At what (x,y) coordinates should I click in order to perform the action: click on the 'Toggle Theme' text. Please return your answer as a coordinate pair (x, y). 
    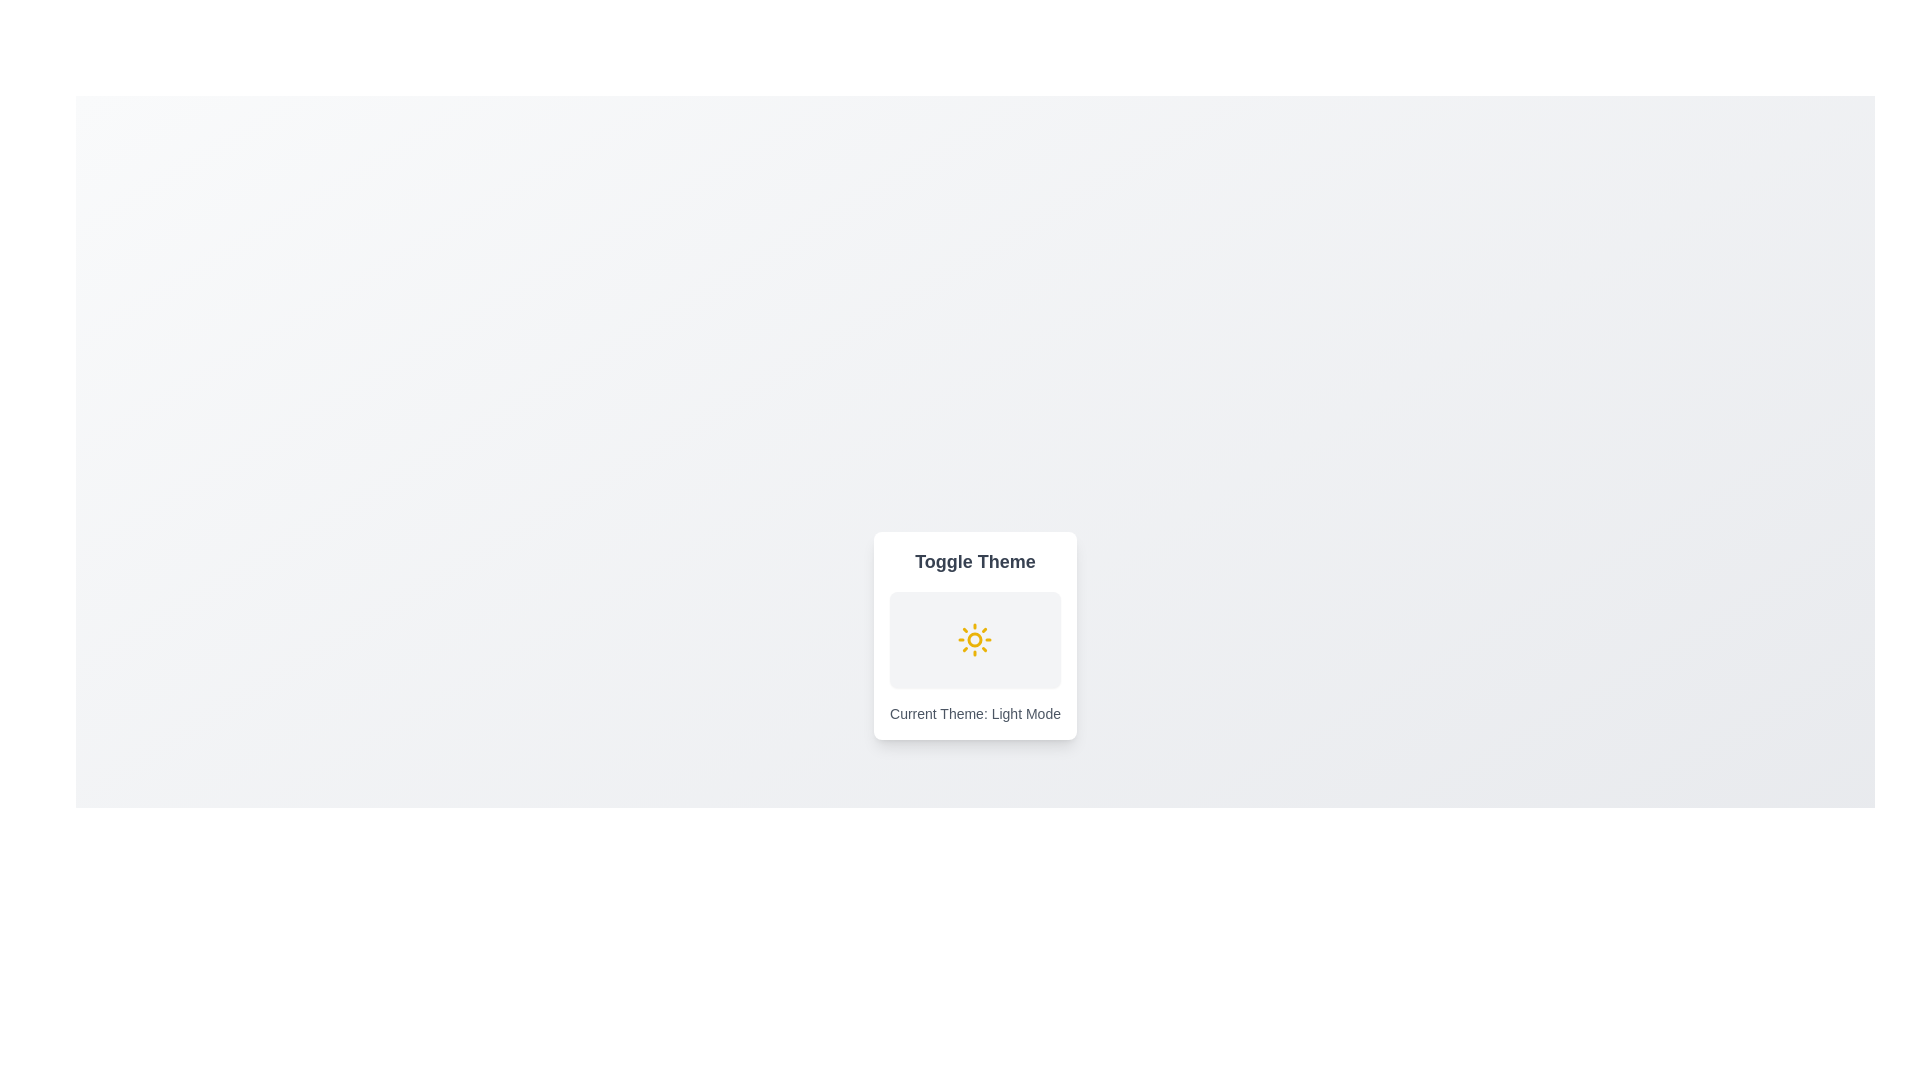
    Looking at the image, I should click on (975, 562).